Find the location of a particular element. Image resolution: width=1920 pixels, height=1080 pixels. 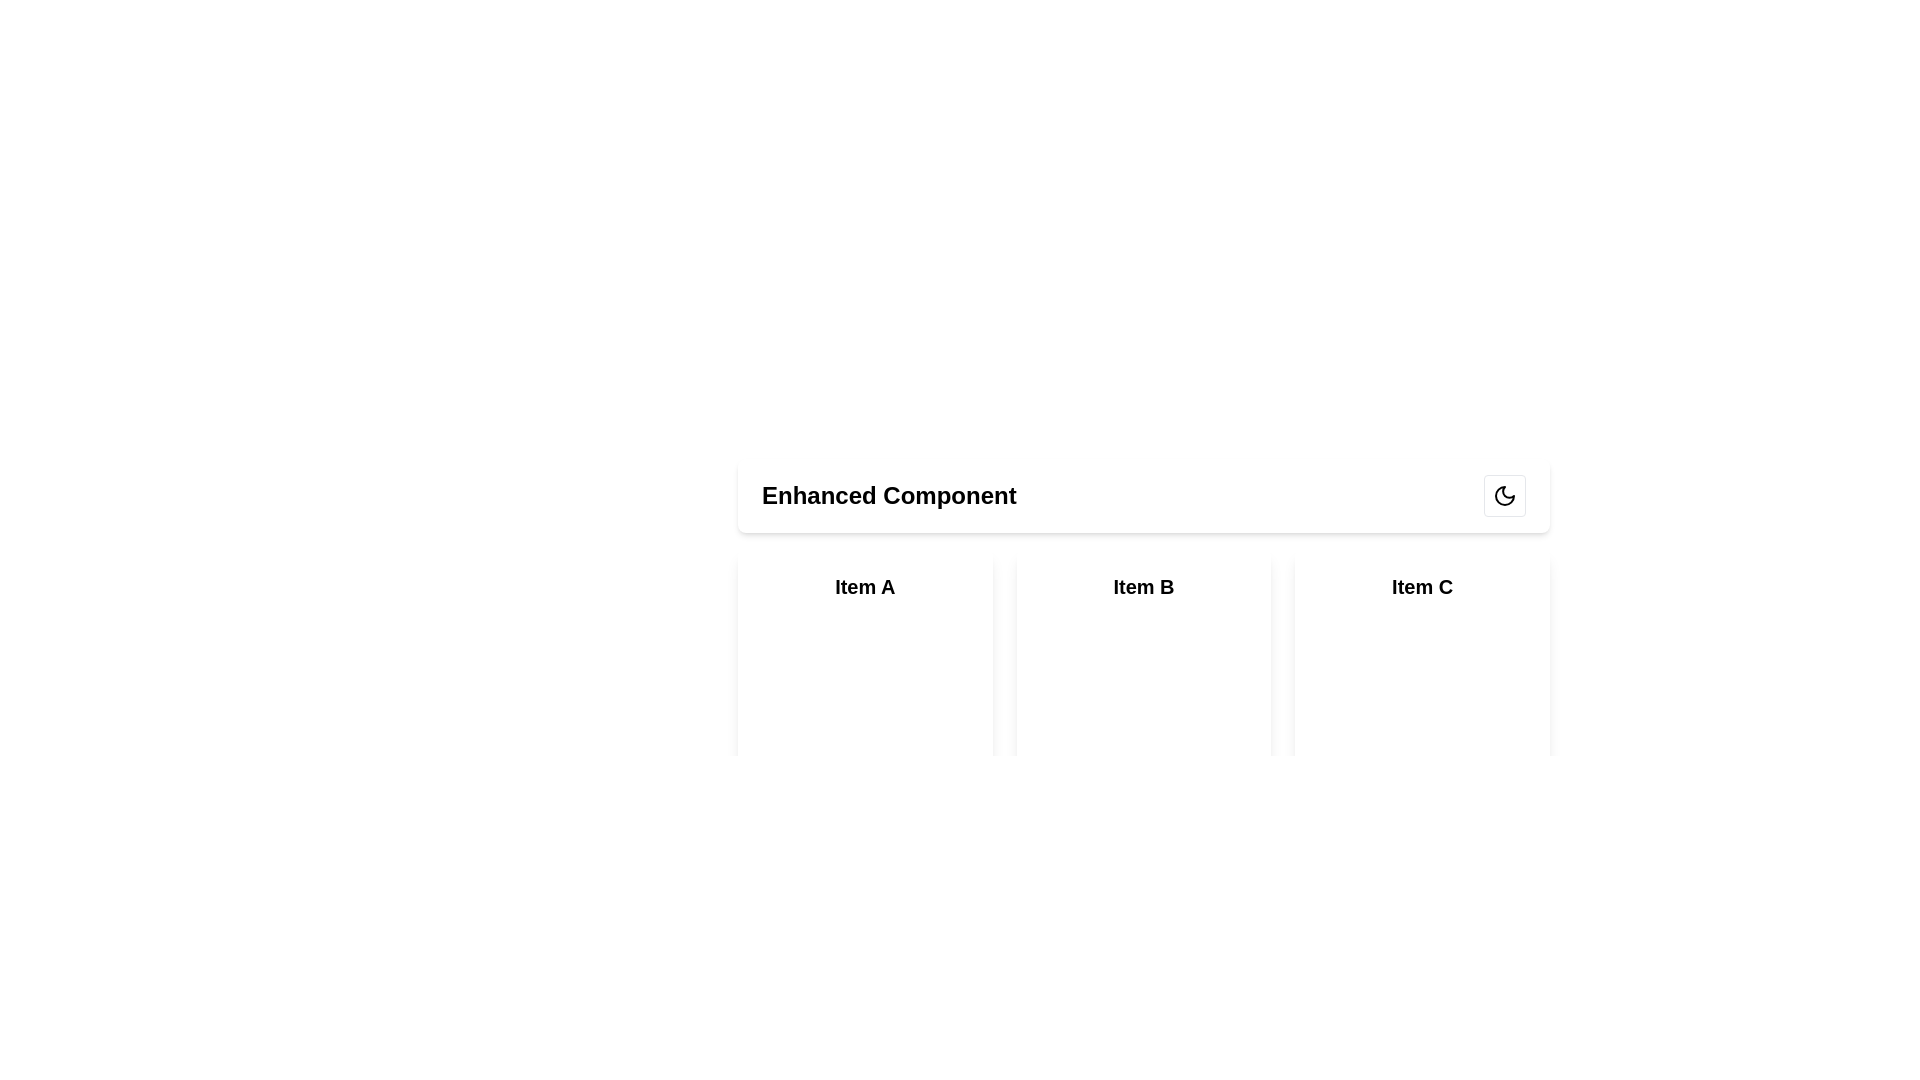

the moon icon, which is styled as an outlined crescent with a black stroke on a transparent background, located inside a bordered, rounded button area in the top-right corner of the interface is located at coordinates (1505, 495).